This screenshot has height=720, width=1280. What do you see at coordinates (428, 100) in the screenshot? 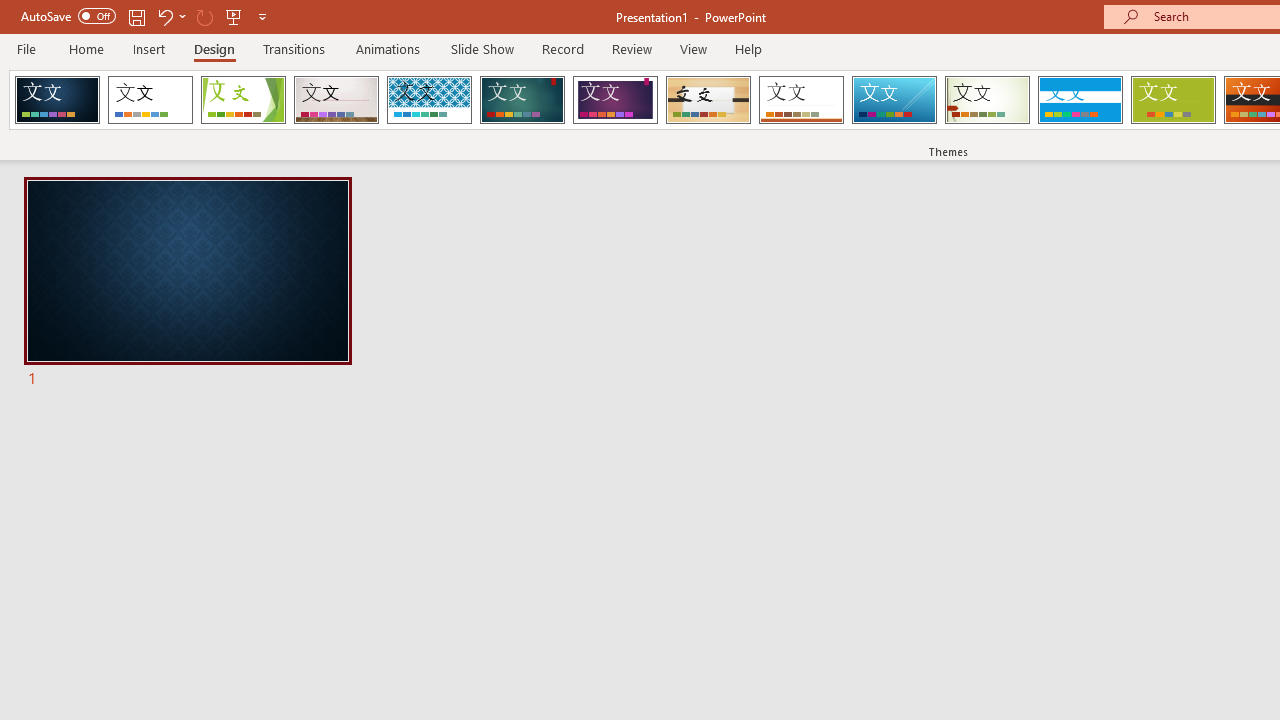
I see `'Integral Loading Preview...'` at bounding box center [428, 100].